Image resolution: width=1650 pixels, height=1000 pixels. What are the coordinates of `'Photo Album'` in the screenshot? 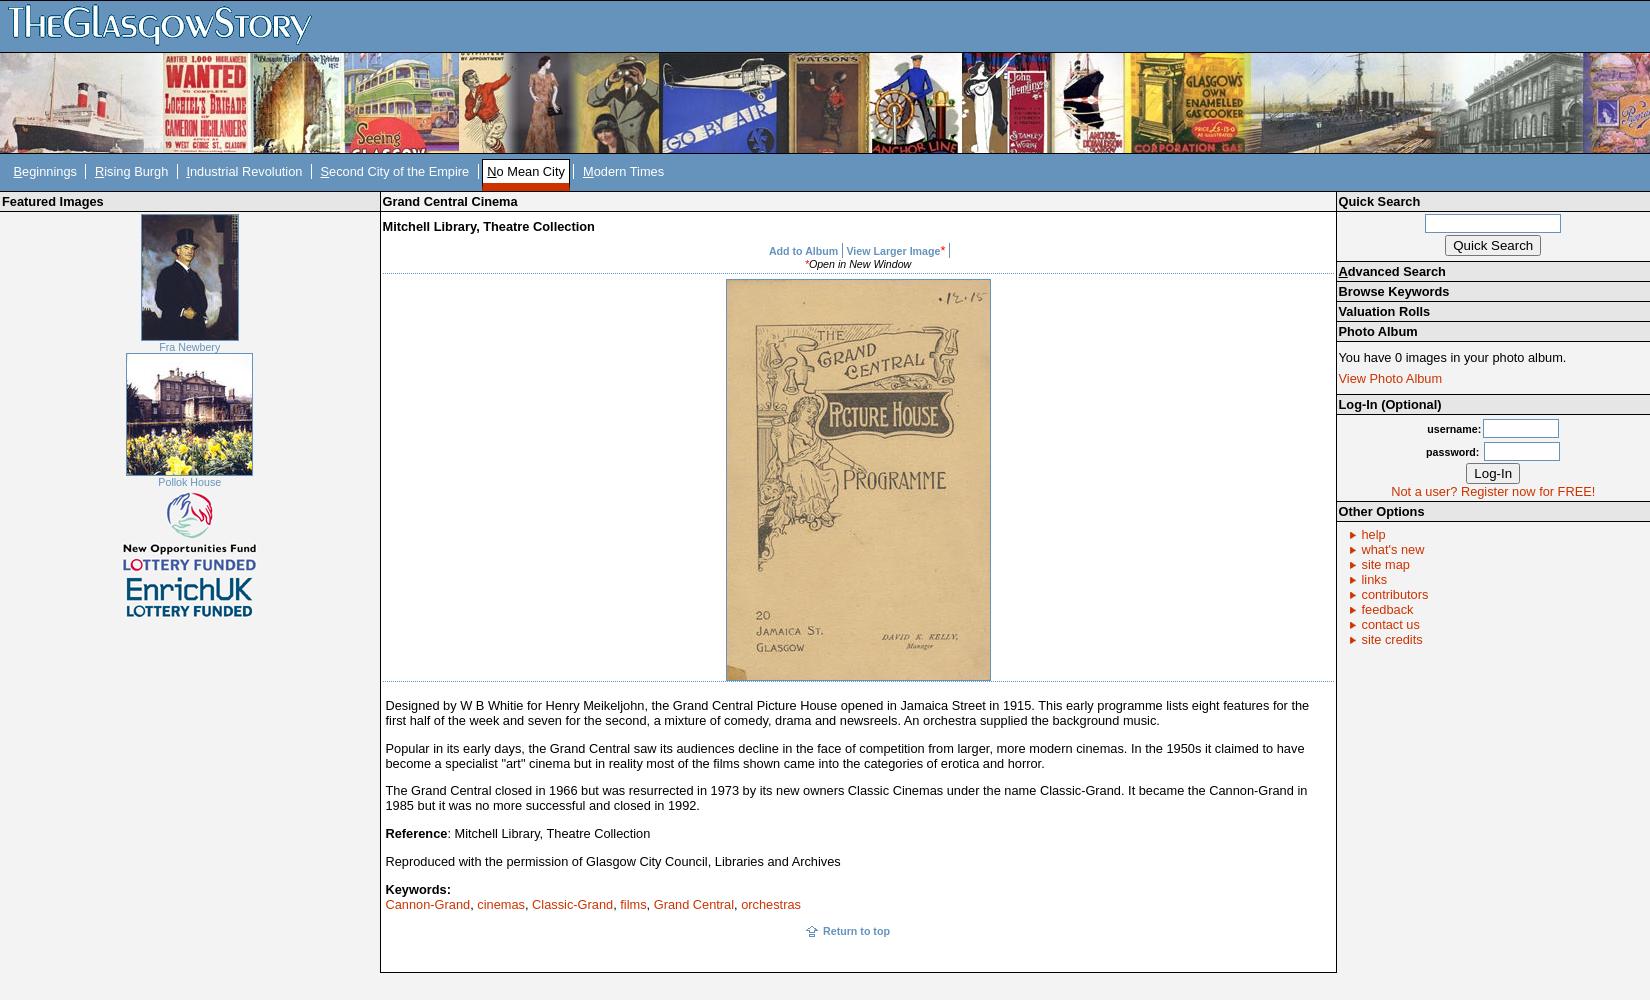 It's located at (1376, 330).